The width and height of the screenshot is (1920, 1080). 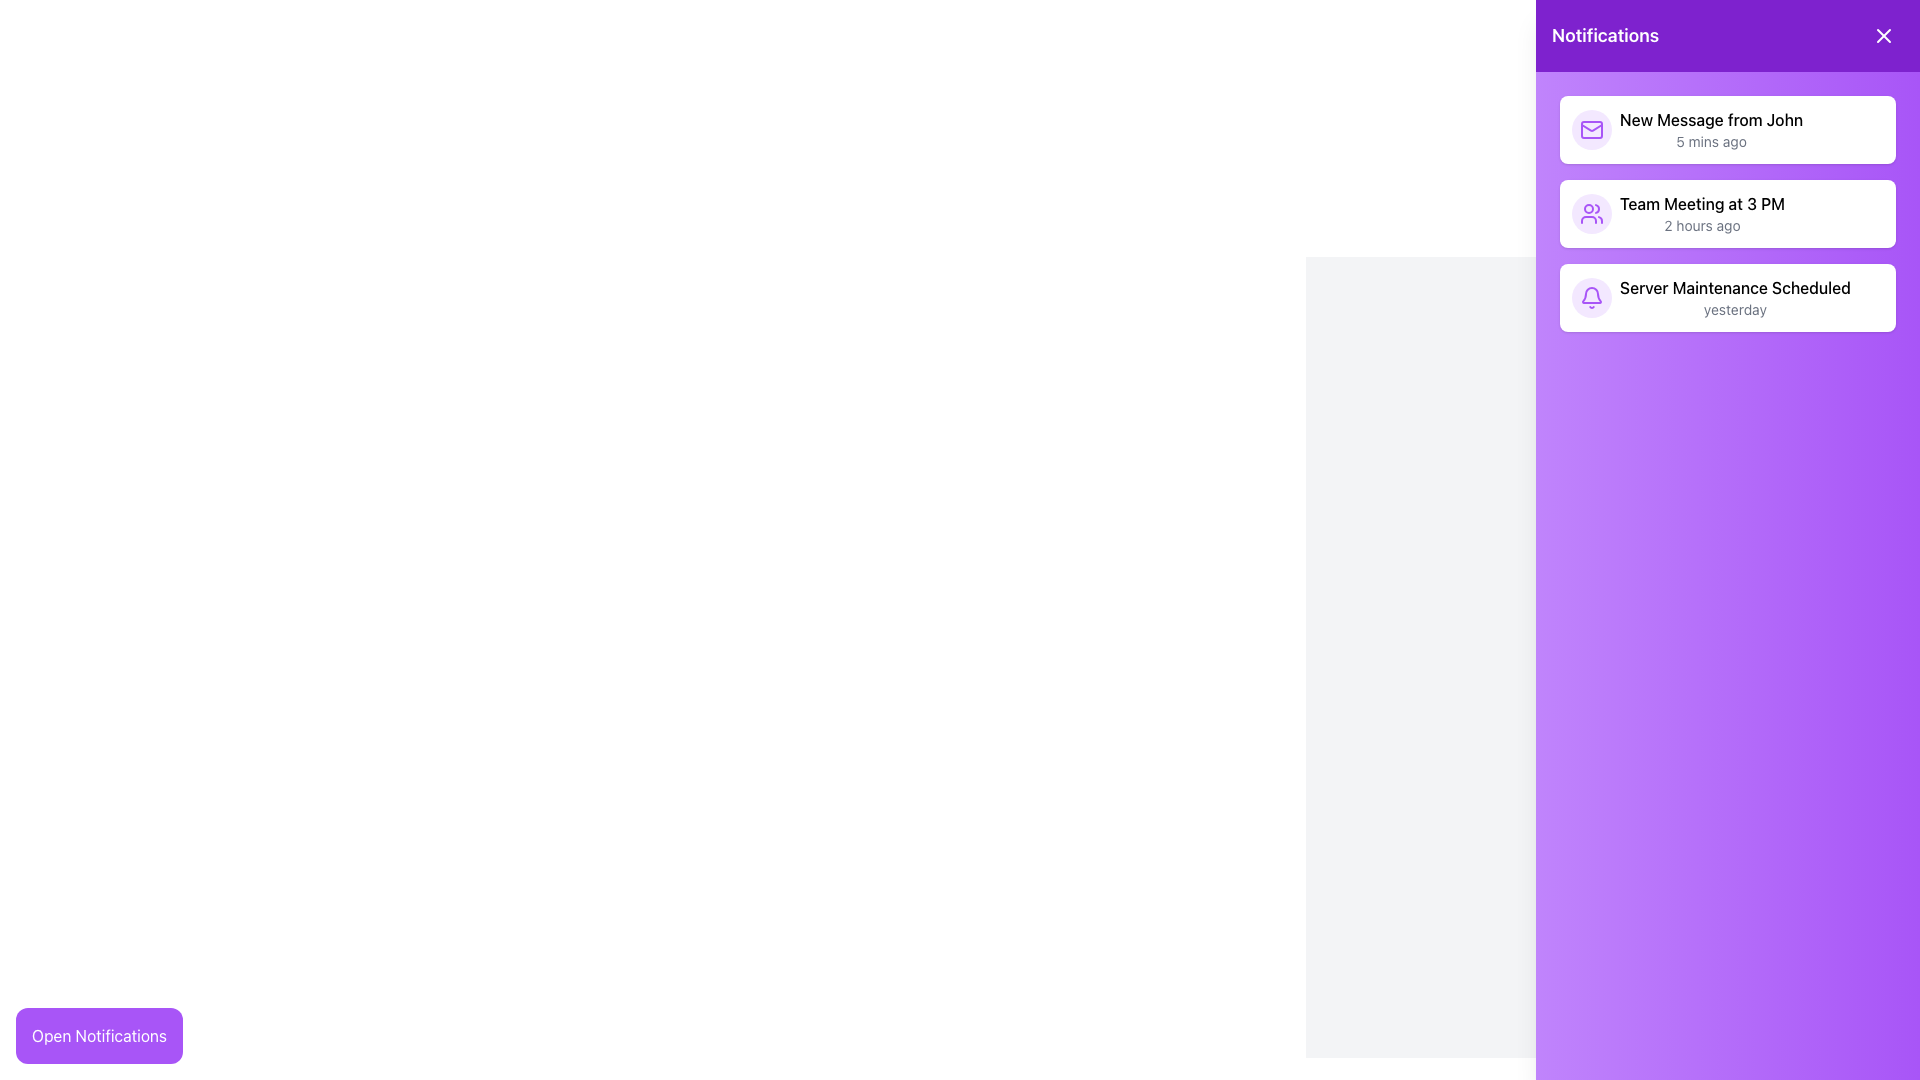 I want to click on title text of the last notification item, which is situated below the 'Team Meeting at 3 PM' notification, so click(x=1734, y=288).